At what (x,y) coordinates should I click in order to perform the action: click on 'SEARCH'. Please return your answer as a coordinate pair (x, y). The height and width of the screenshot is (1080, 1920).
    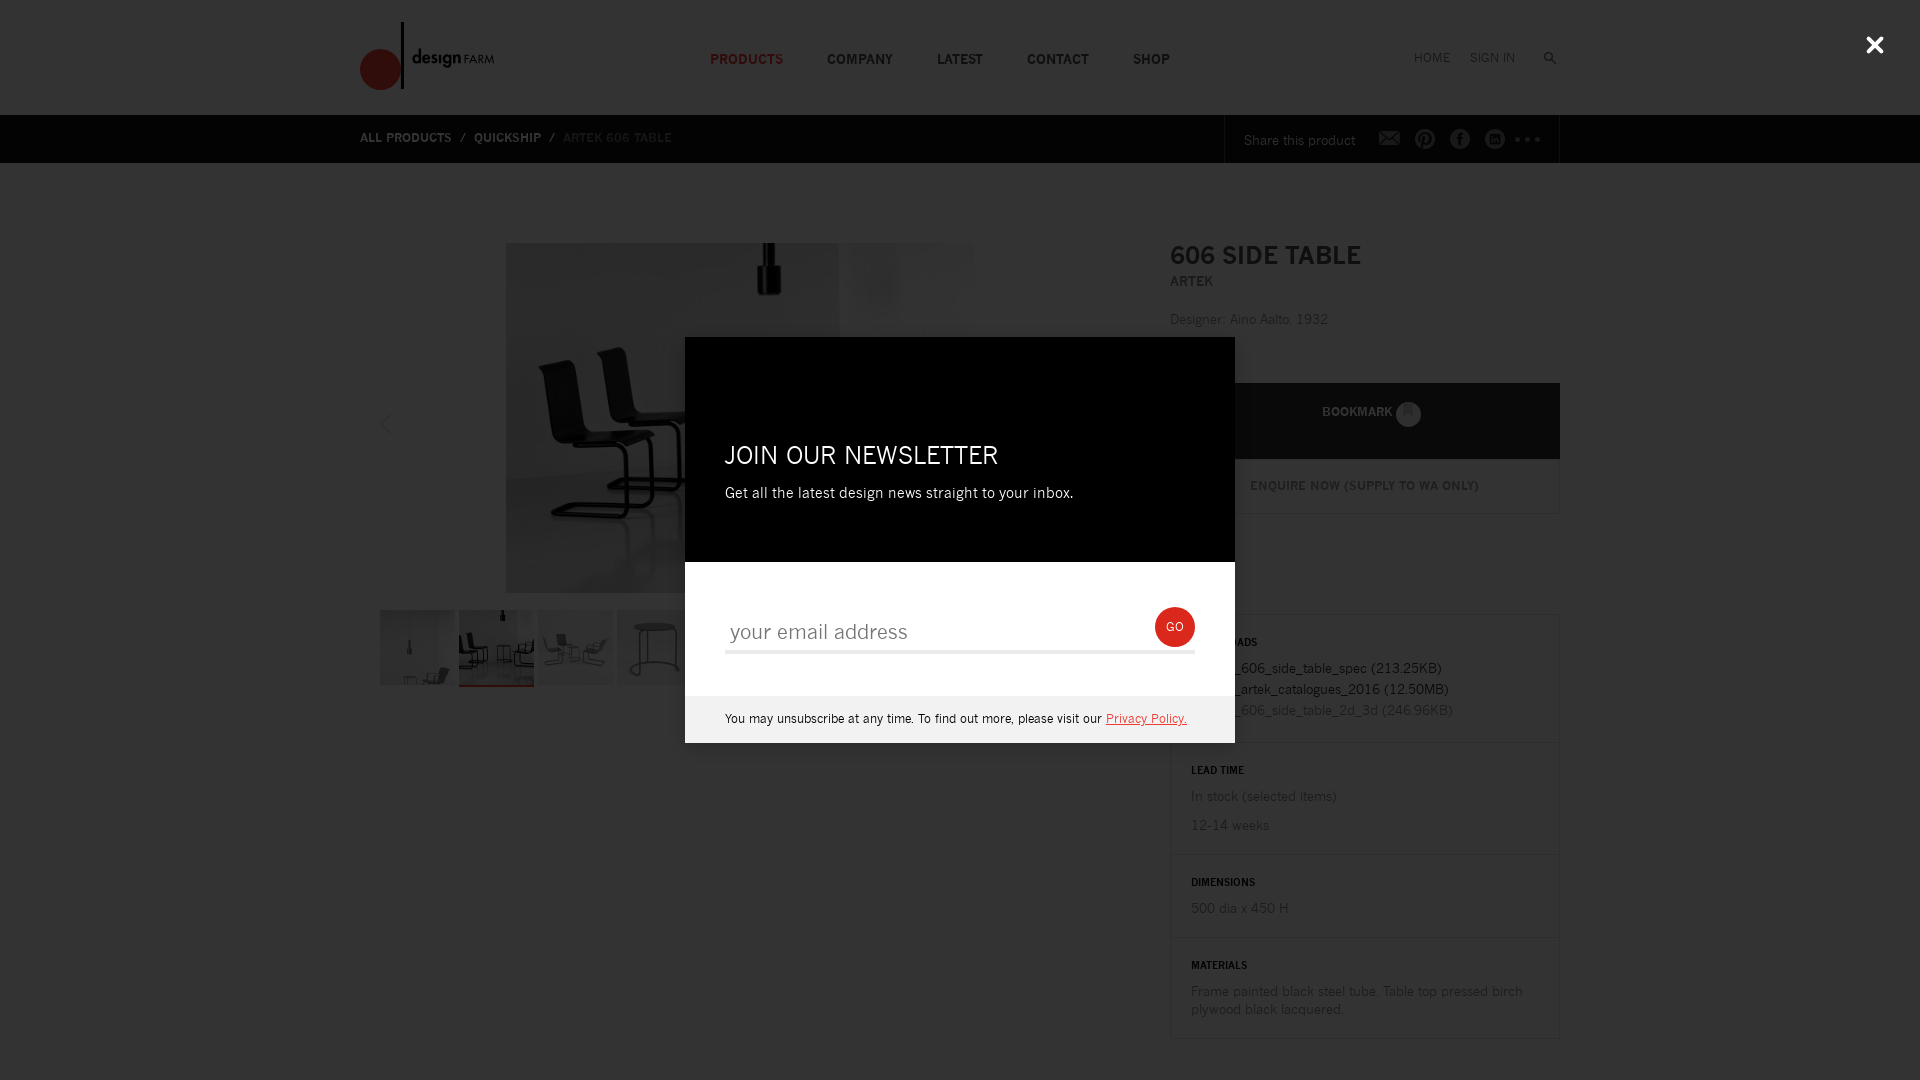
    Looking at the image, I should click on (1541, 49).